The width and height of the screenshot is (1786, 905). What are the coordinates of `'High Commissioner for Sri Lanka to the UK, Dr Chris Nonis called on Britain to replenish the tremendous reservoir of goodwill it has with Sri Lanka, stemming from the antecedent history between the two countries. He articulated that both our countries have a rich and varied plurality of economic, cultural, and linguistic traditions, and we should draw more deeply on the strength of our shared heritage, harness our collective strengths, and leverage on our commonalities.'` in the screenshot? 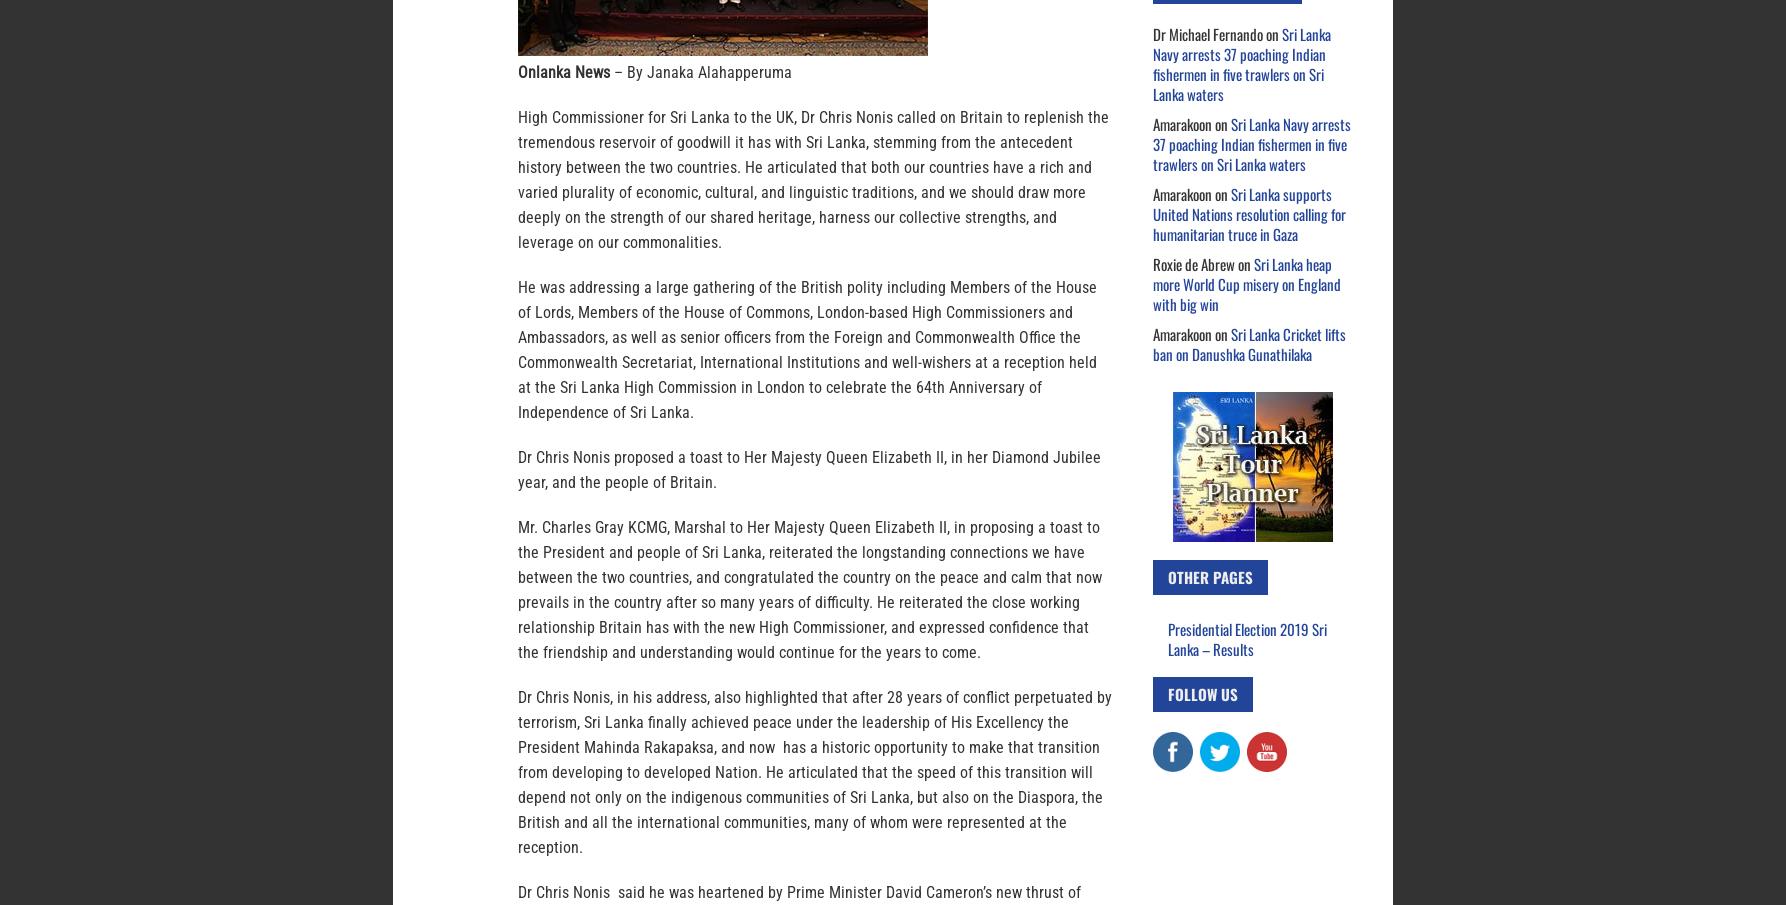 It's located at (812, 180).